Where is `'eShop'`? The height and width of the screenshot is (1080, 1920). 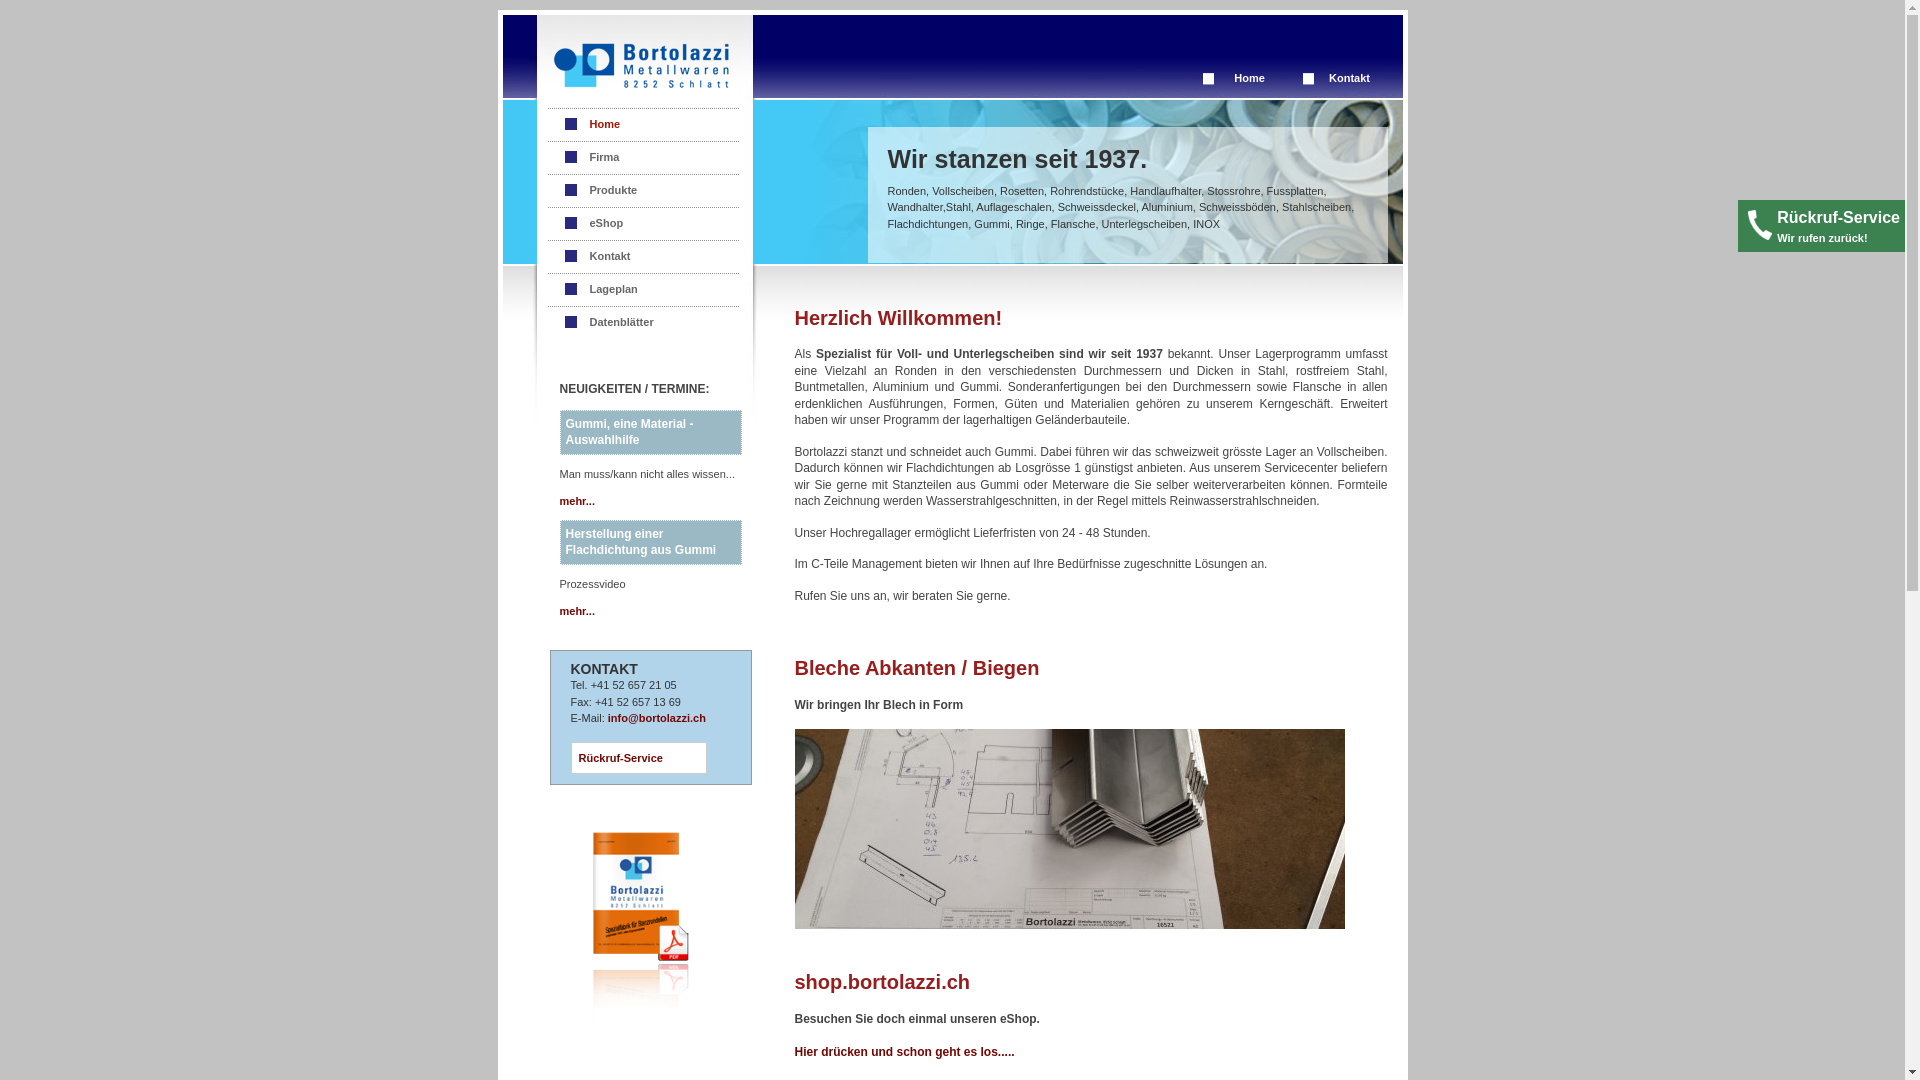
'eShop' is located at coordinates (646, 223).